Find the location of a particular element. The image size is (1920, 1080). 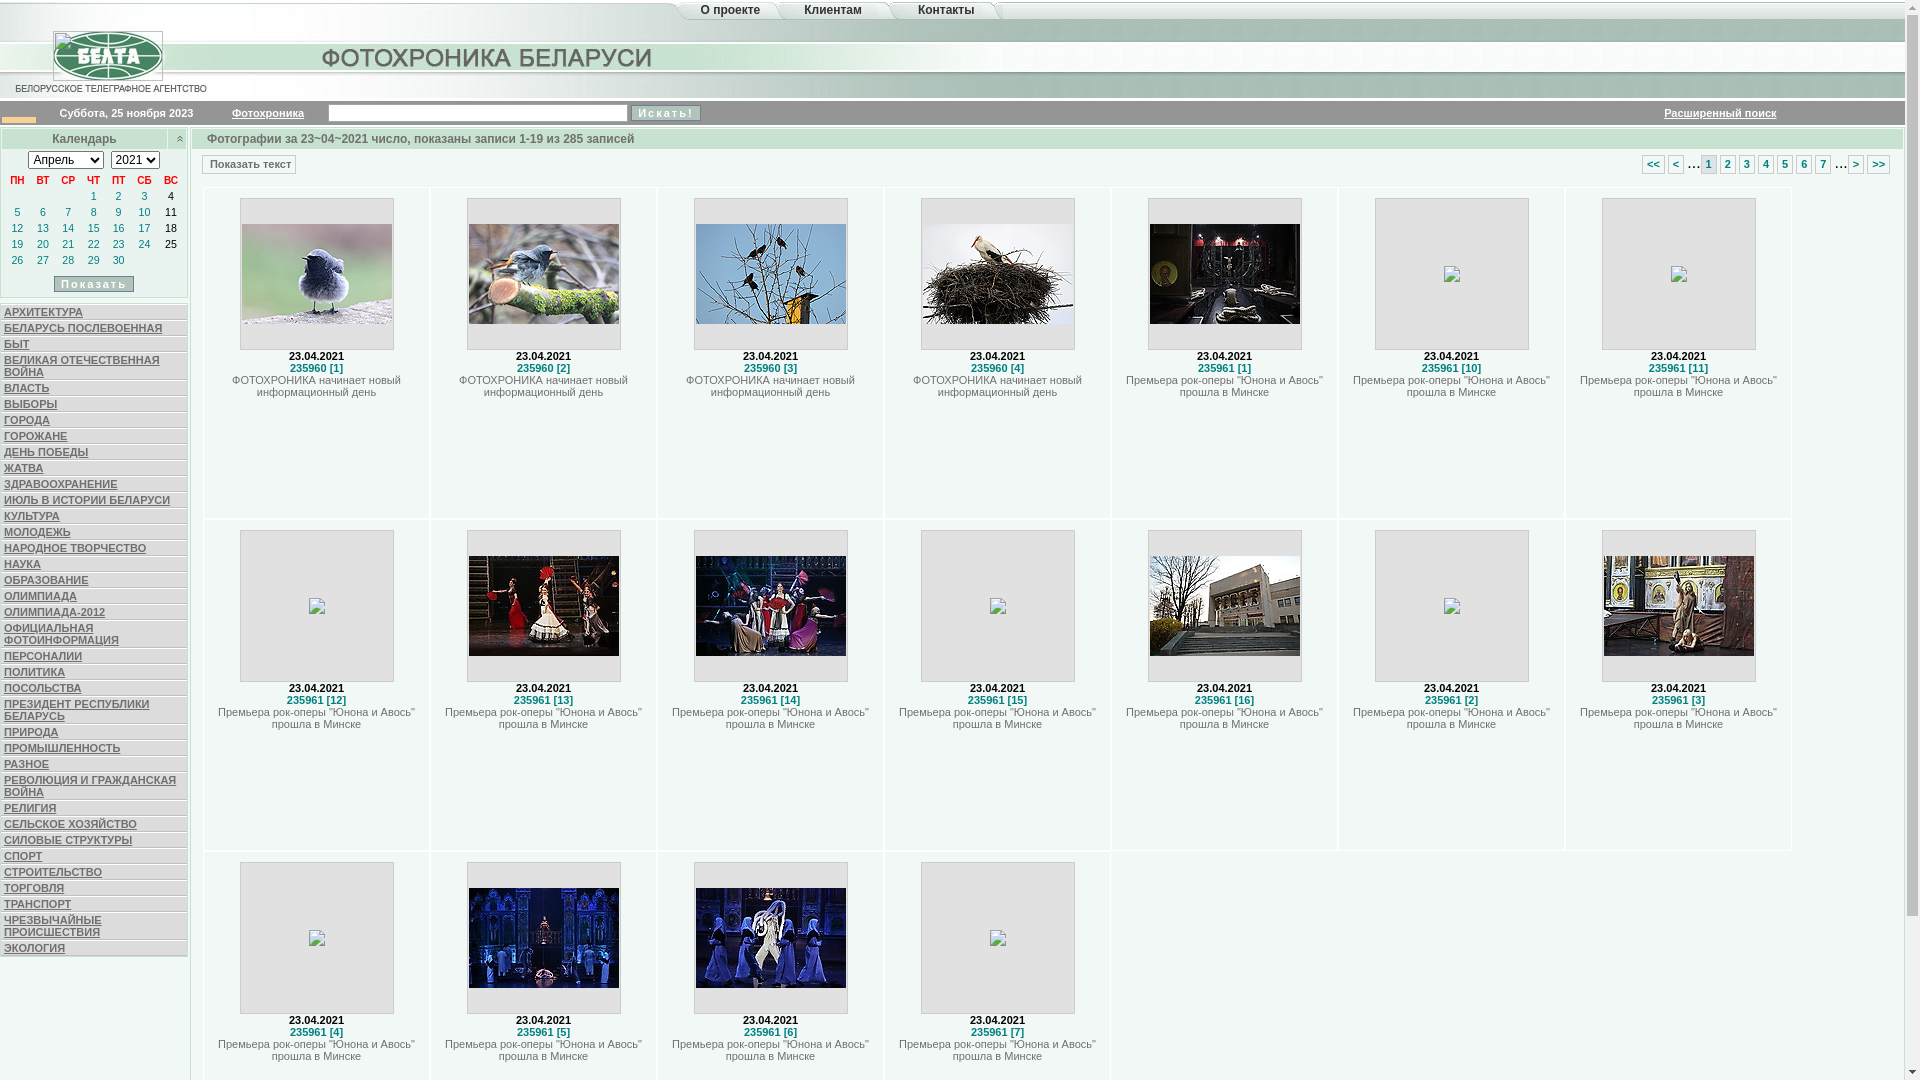

'30' is located at coordinates (118, 258).